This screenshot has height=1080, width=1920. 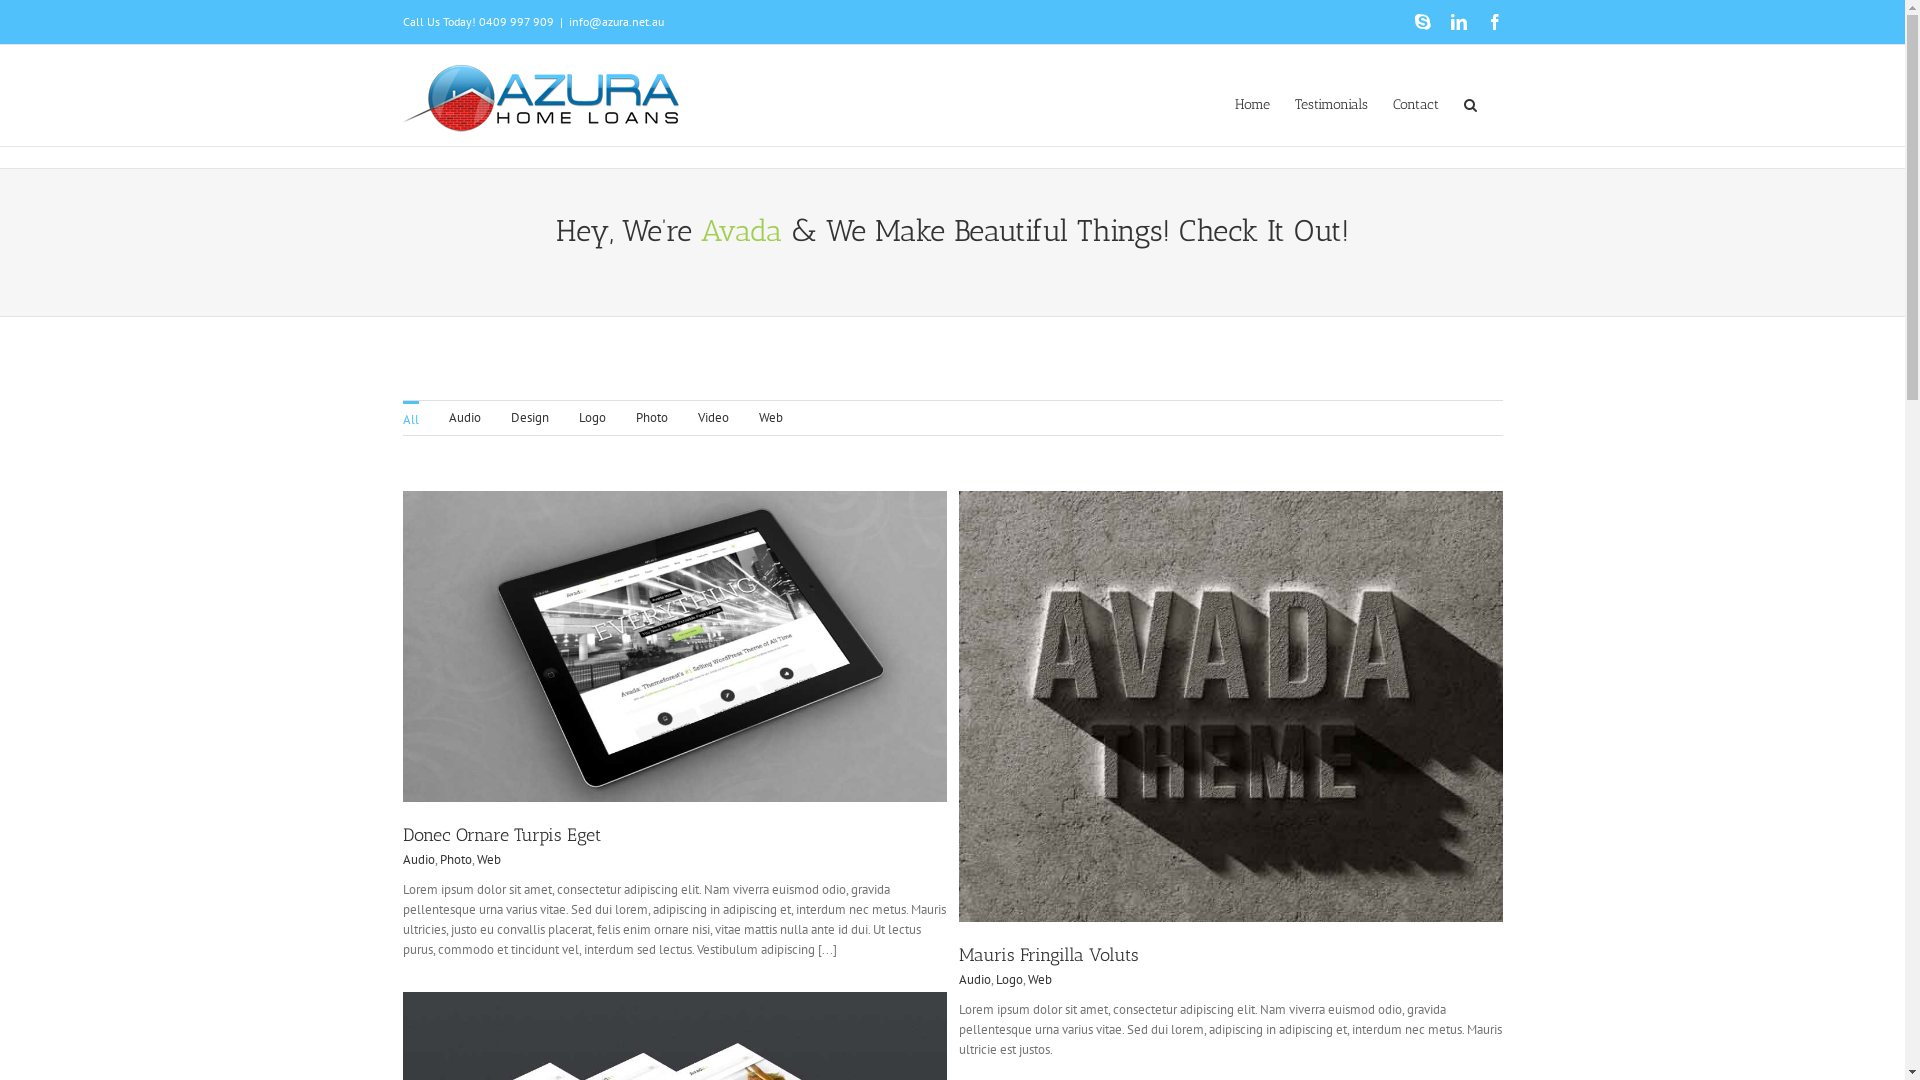 I want to click on 'Search', so click(x=1464, y=103).